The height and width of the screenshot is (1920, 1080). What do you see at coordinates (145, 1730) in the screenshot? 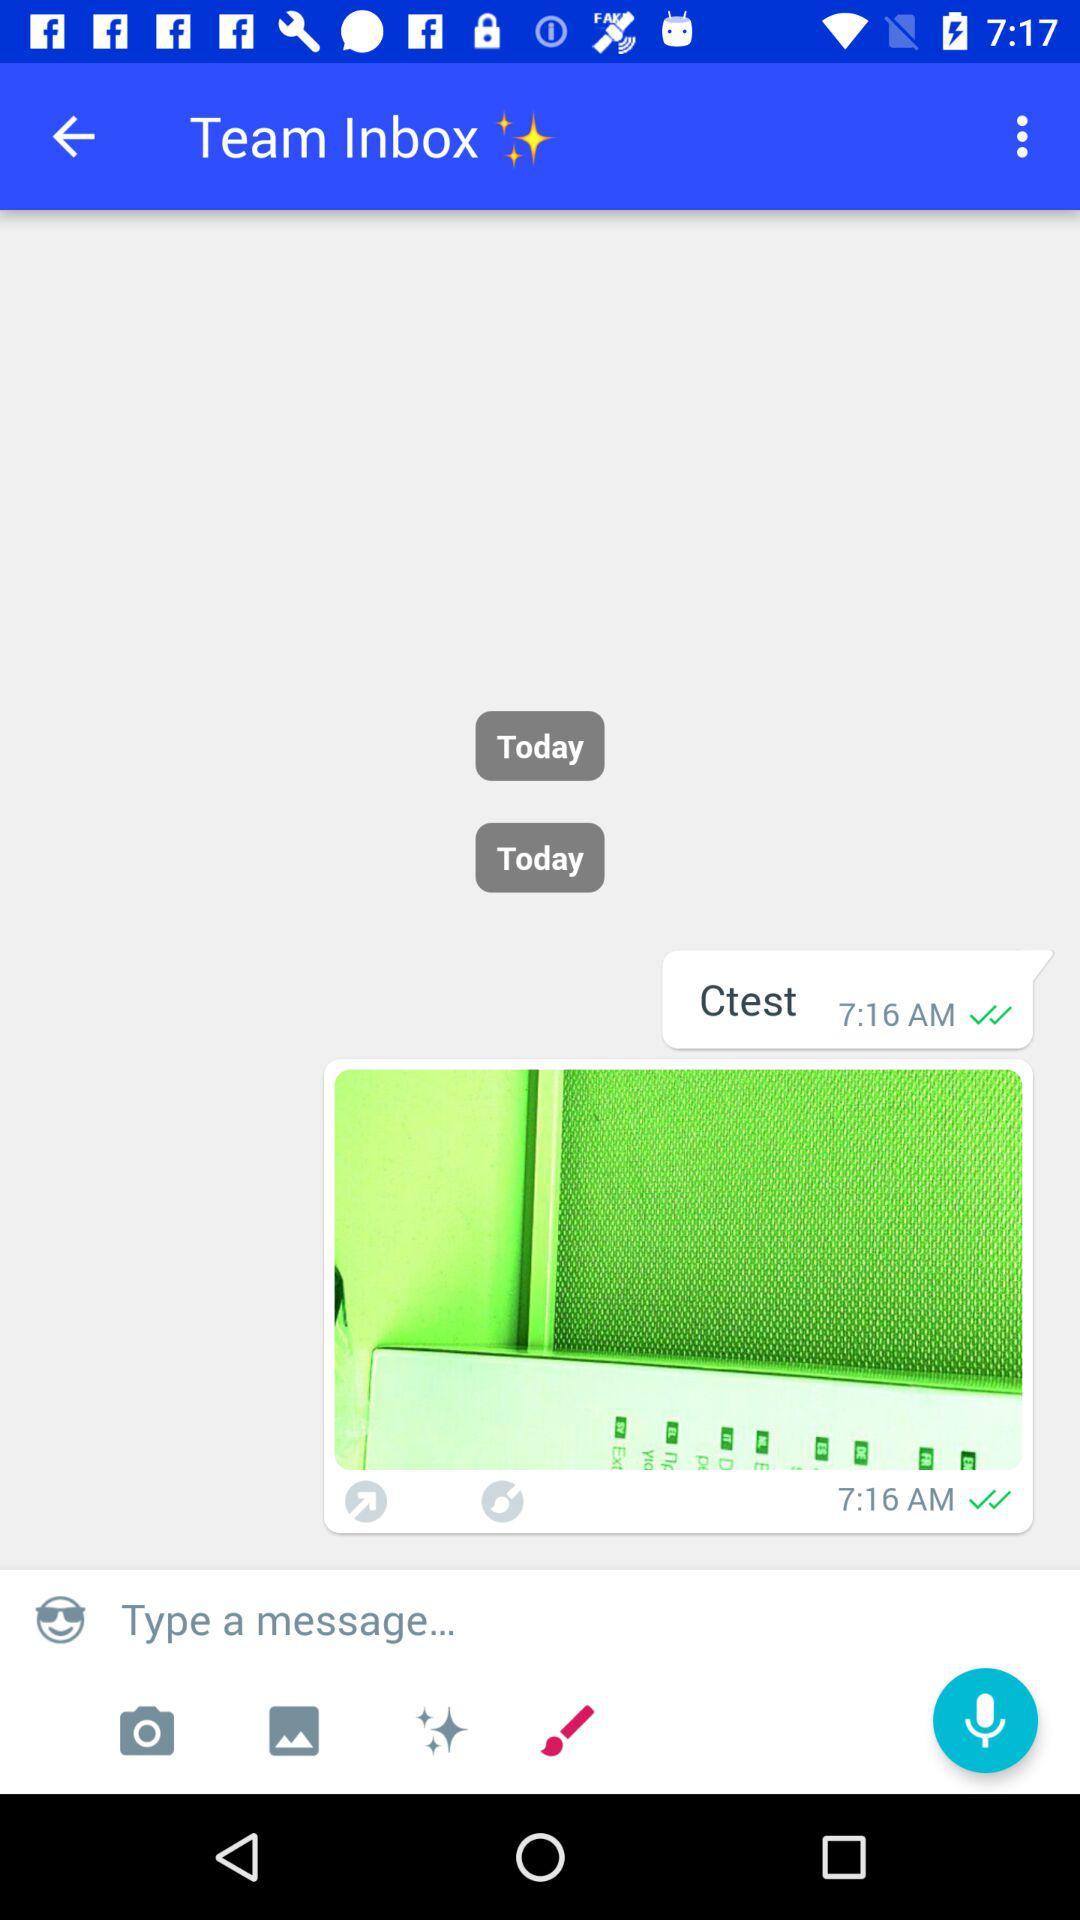
I see `the photo icon` at bounding box center [145, 1730].